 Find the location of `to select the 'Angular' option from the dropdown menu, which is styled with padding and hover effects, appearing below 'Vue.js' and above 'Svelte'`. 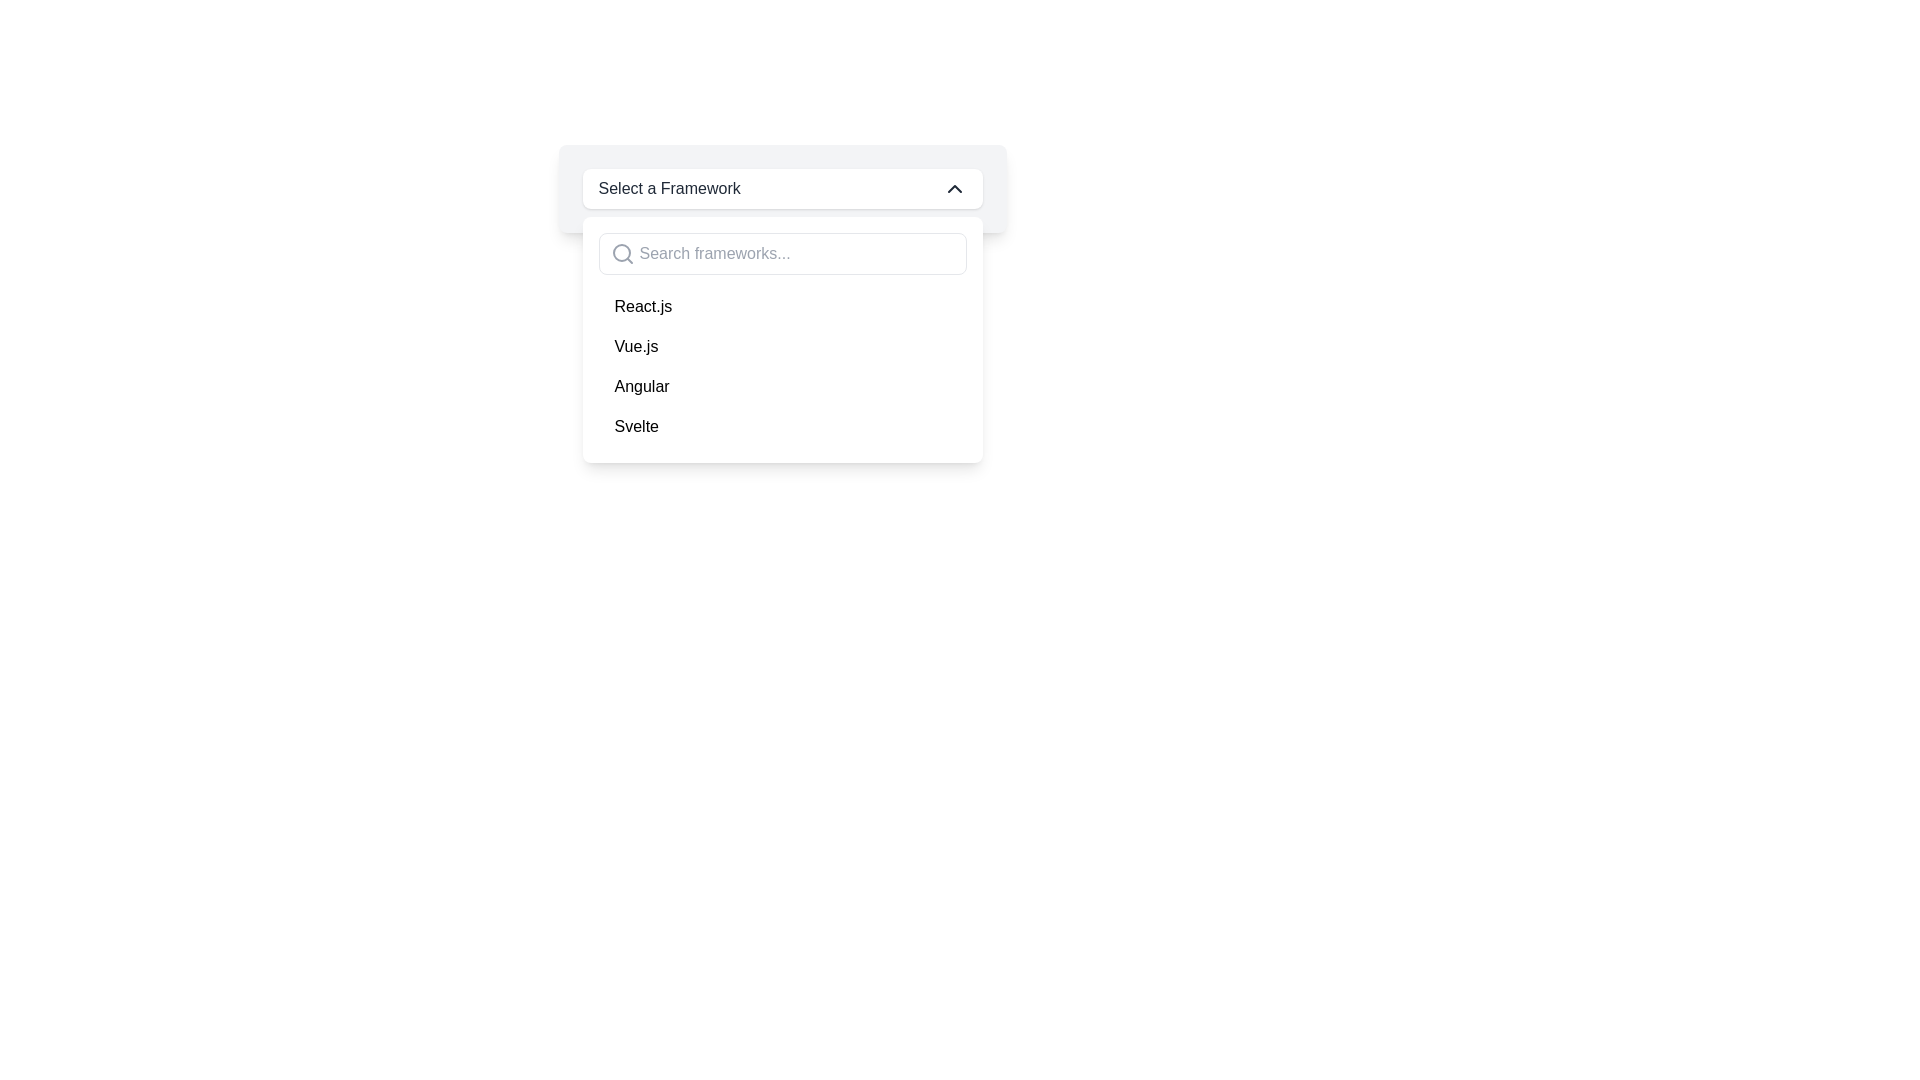

to select the 'Angular' option from the dropdown menu, which is styled with padding and hover effects, appearing below 'Vue.js' and above 'Svelte' is located at coordinates (781, 386).